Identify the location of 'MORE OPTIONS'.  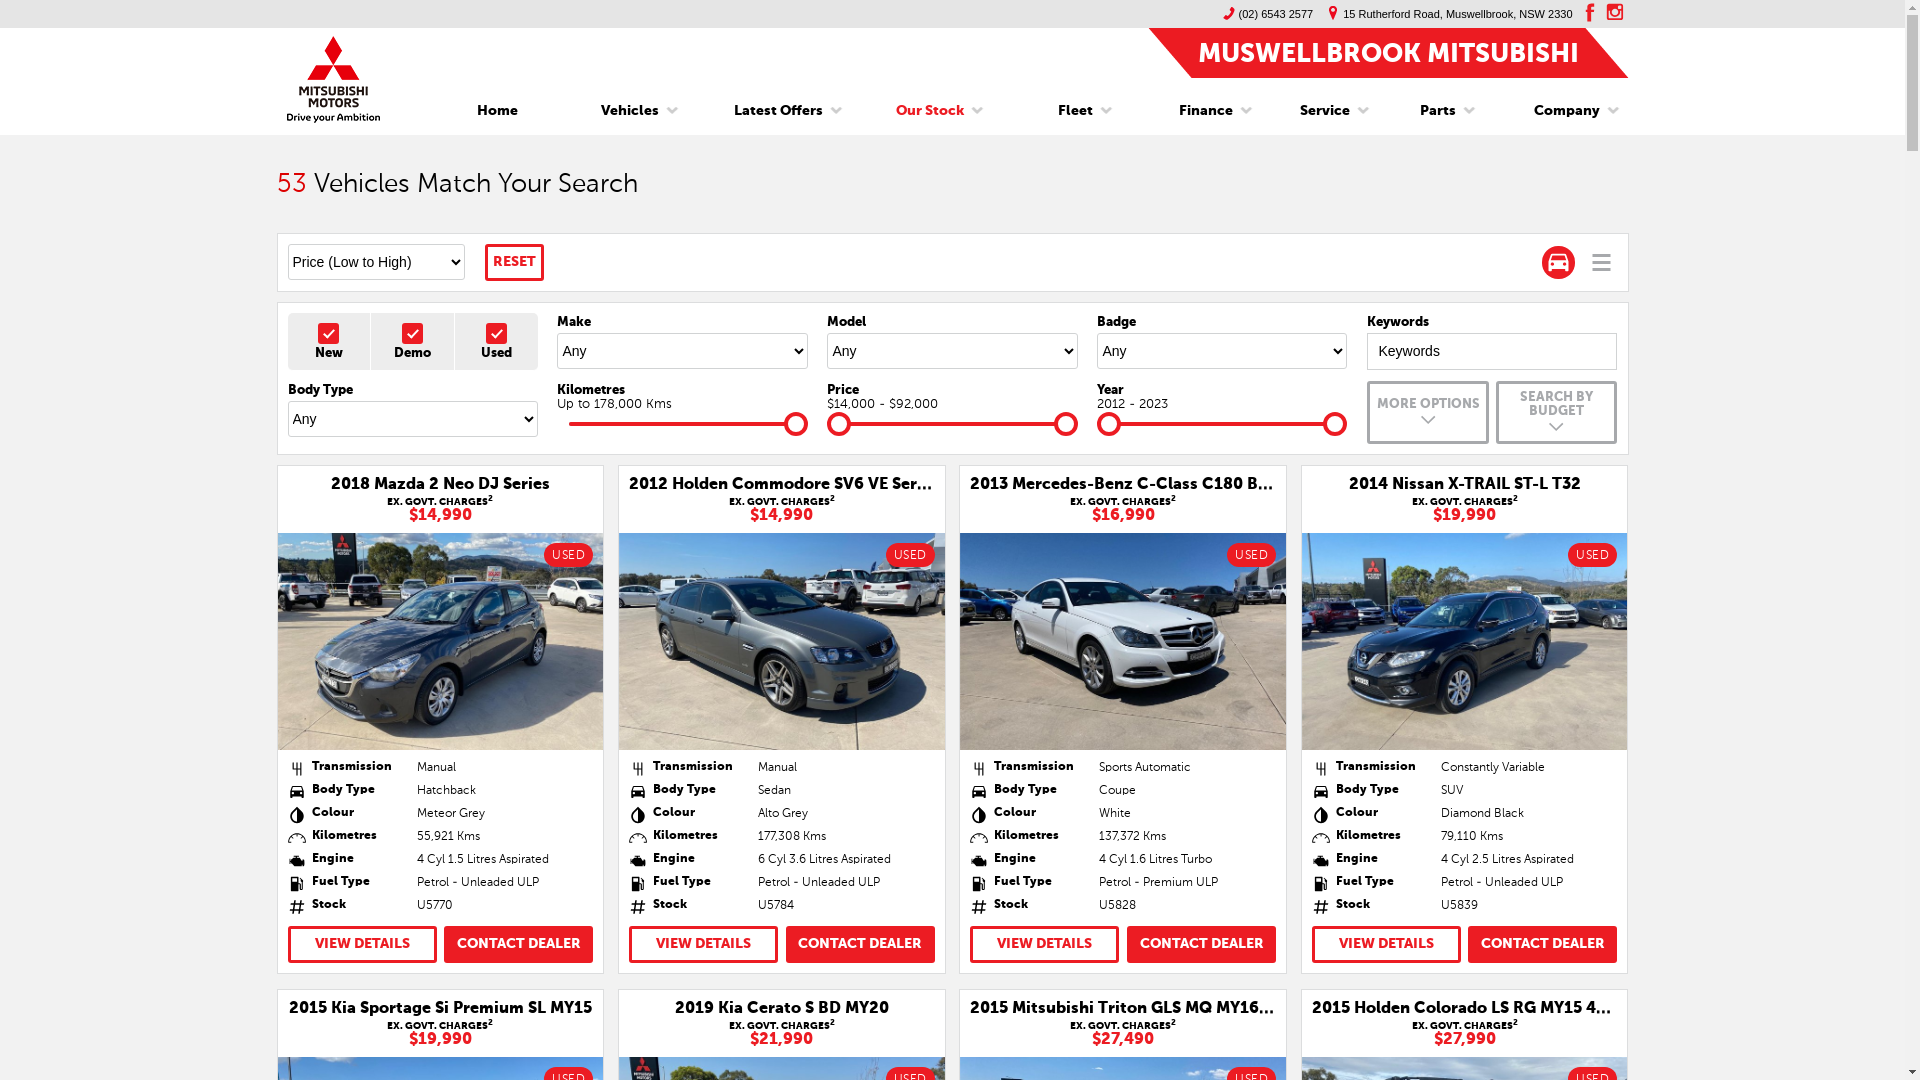
(1366, 411).